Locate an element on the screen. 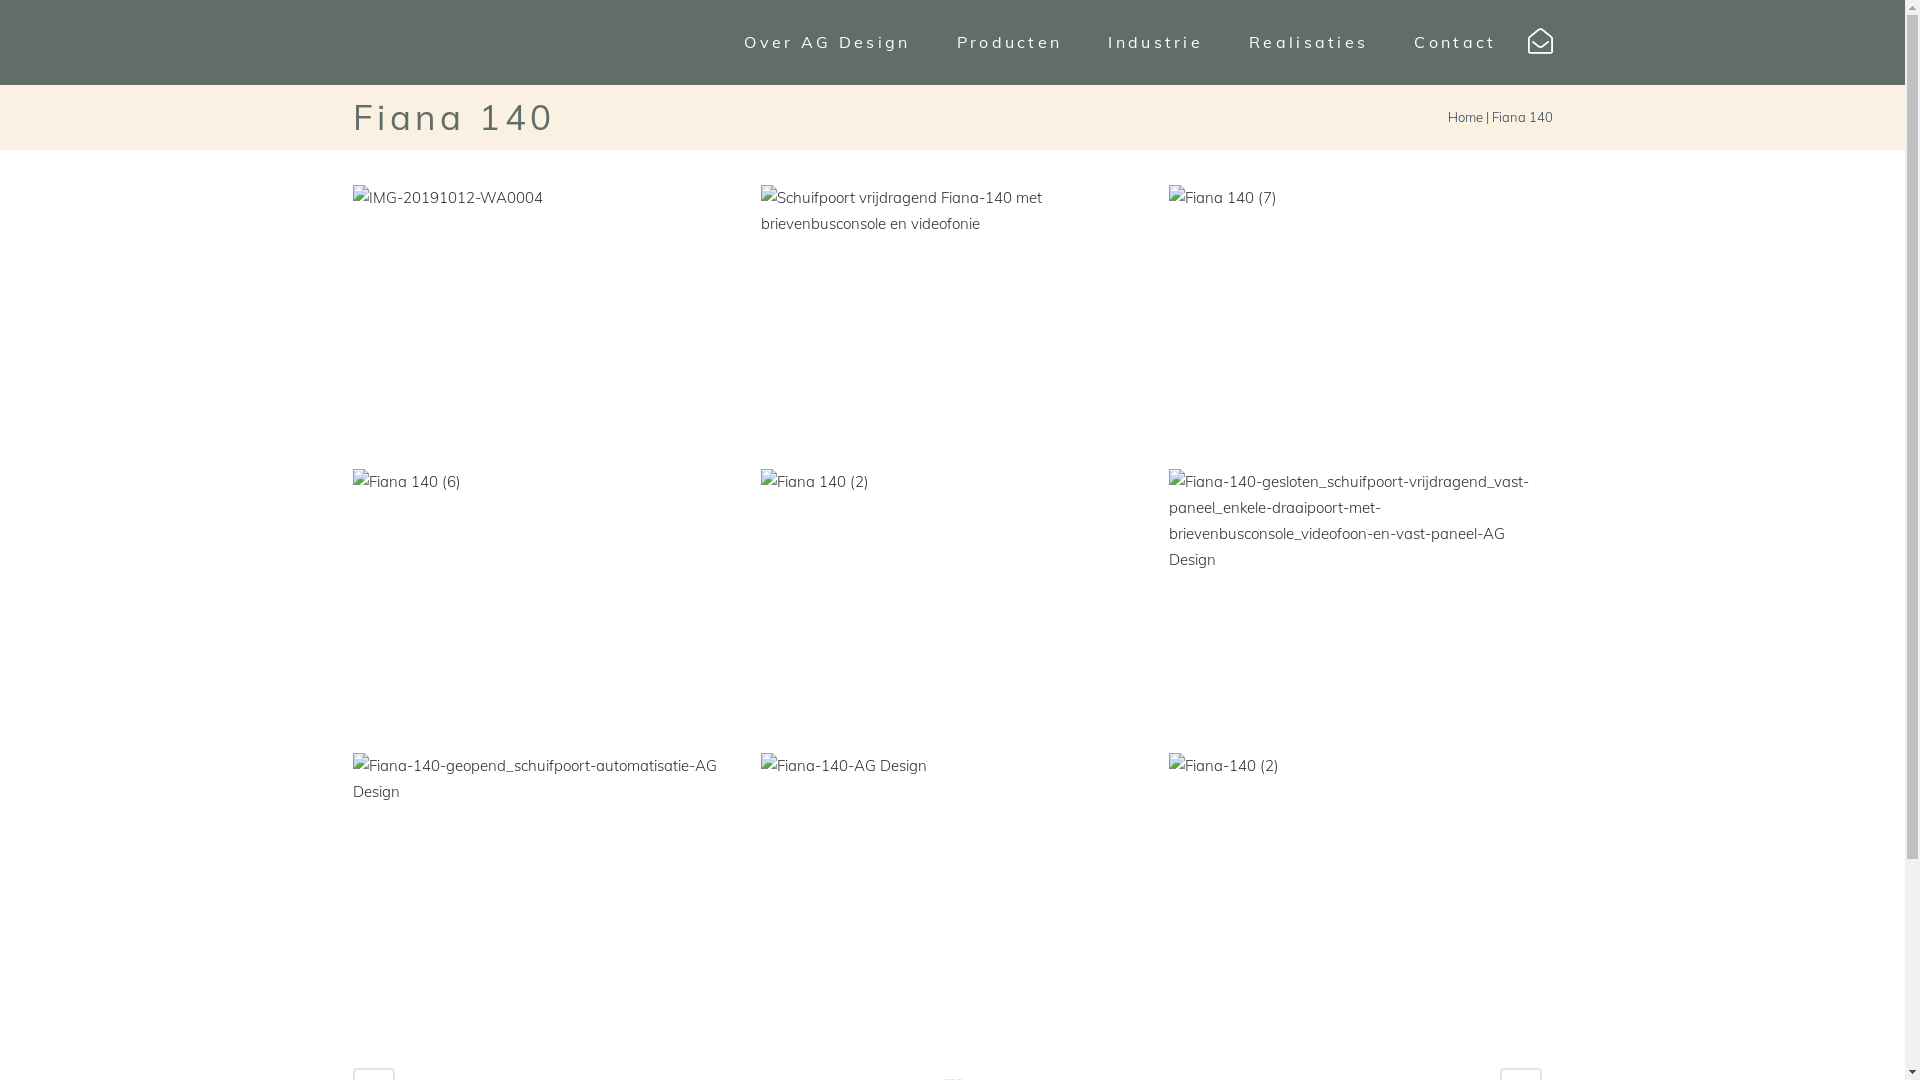 The height and width of the screenshot is (1080, 1920). 'Industrie' is located at coordinates (1155, 42).